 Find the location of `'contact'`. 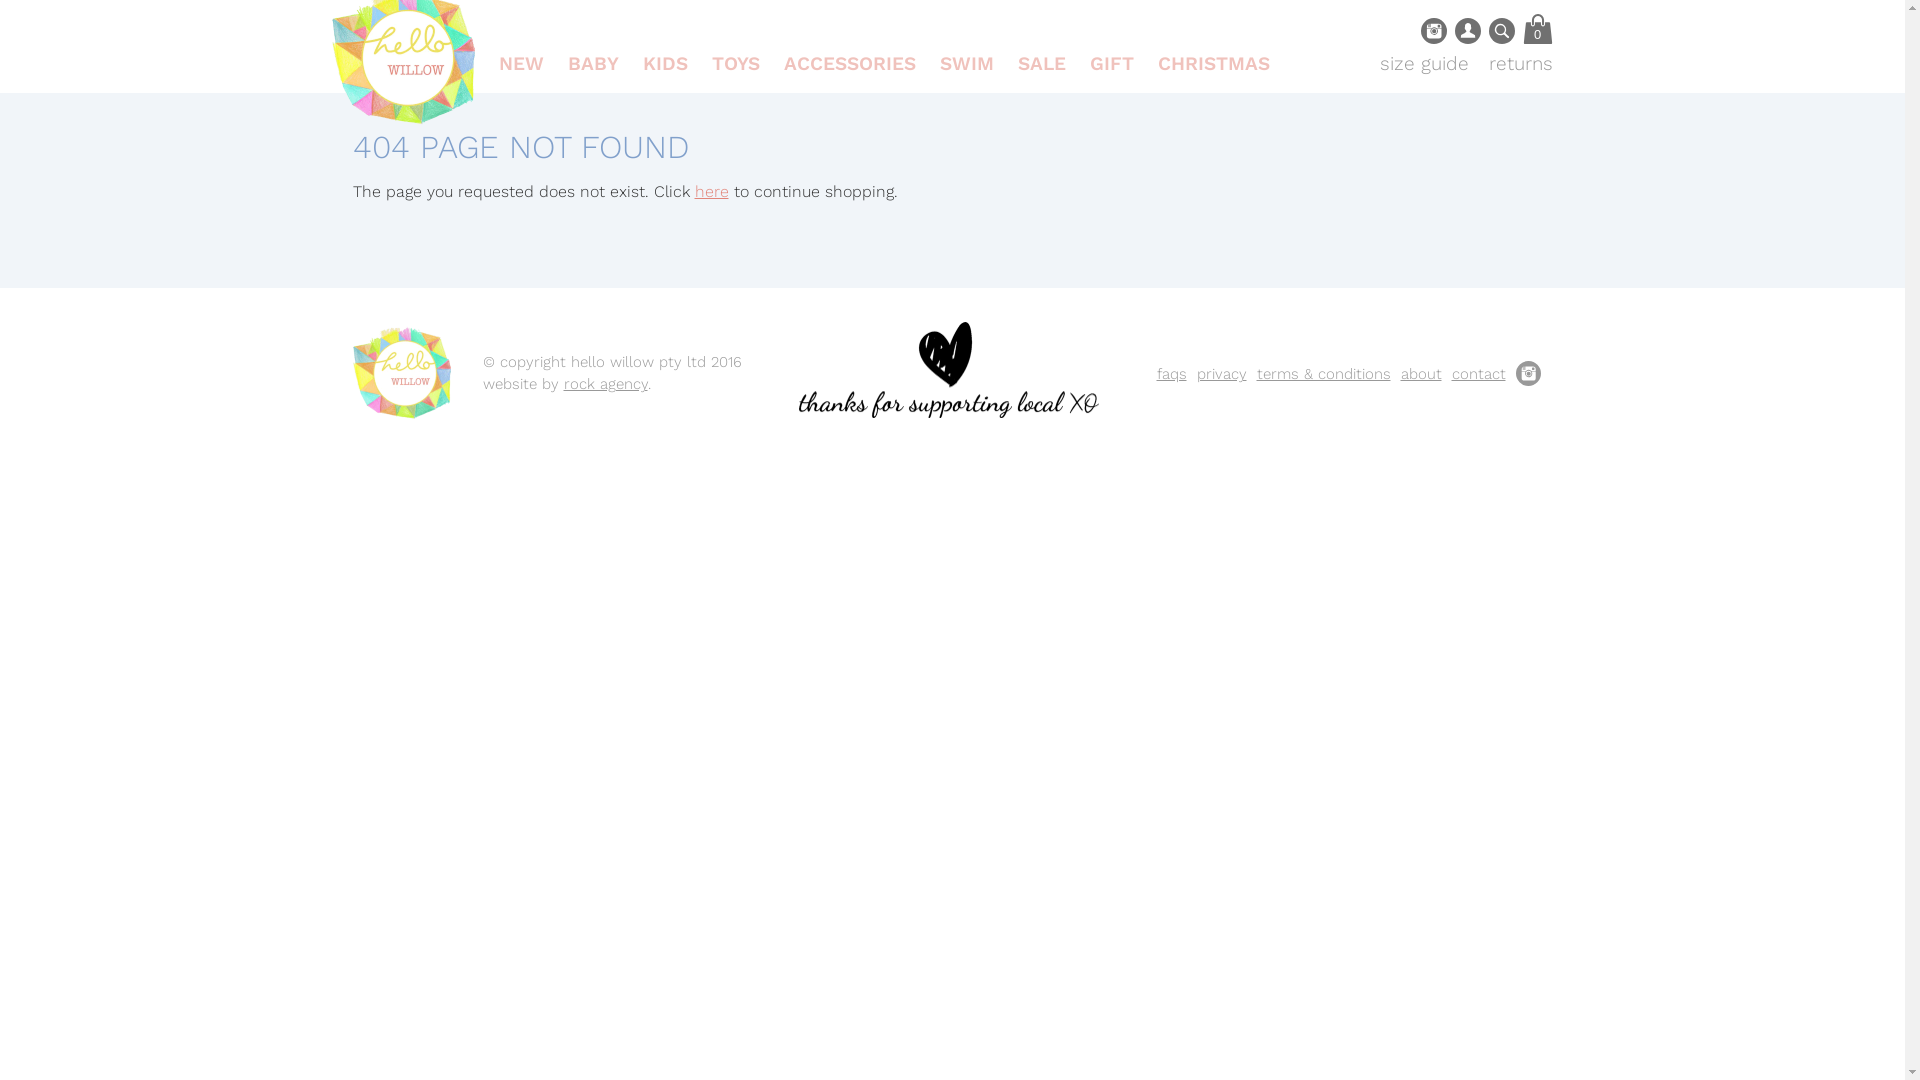

'contact' is located at coordinates (1478, 374).